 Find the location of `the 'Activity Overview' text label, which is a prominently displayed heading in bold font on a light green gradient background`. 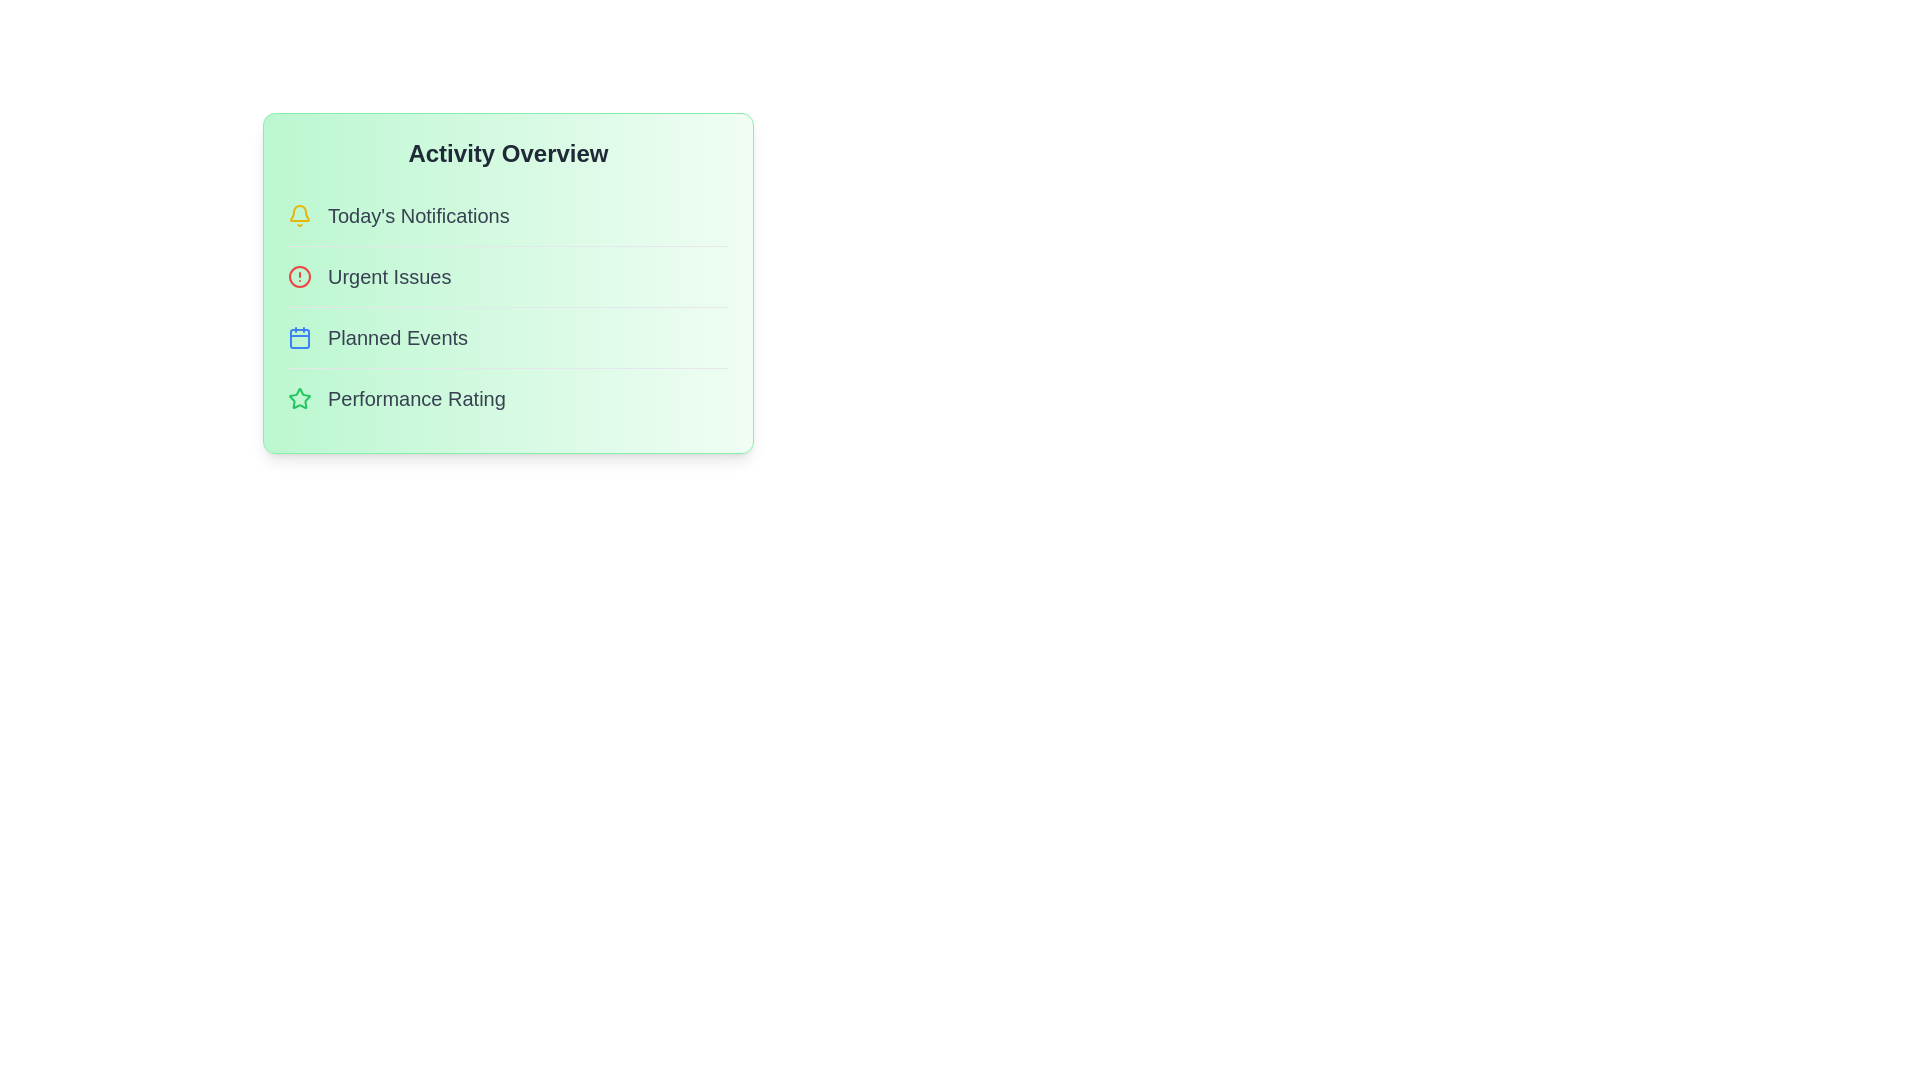

the 'Activity Overview' text label, which is a prominently displayed heading in bold font on a light green gradient background is located at coordinates (508, 153).